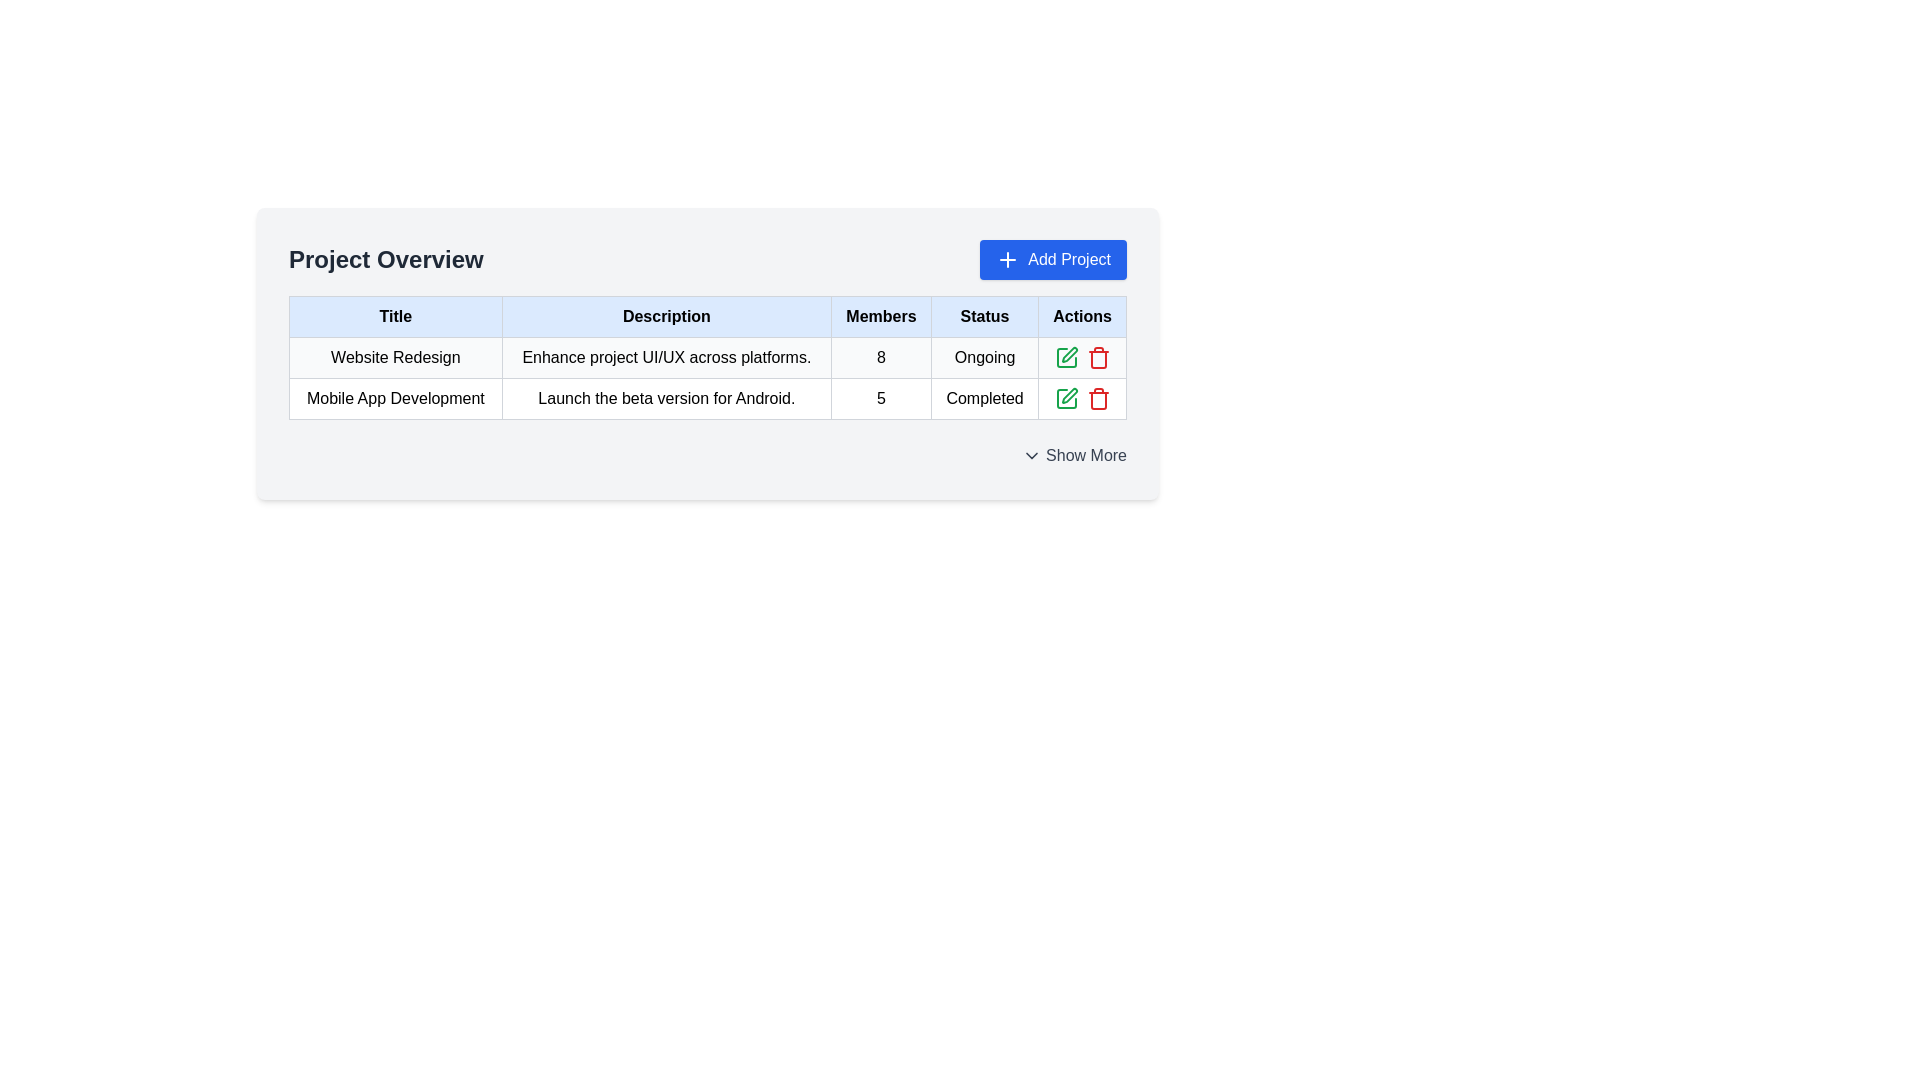 The width and height of the screenshot is (1920, 1080). What do you see at coordinates (1052, 258) in the screenshot?
I see `the add new project button located on the right side of the 'Project Overview' title, which opens a form or dialog for inputting new project details` at bounding box center [1052, 258].